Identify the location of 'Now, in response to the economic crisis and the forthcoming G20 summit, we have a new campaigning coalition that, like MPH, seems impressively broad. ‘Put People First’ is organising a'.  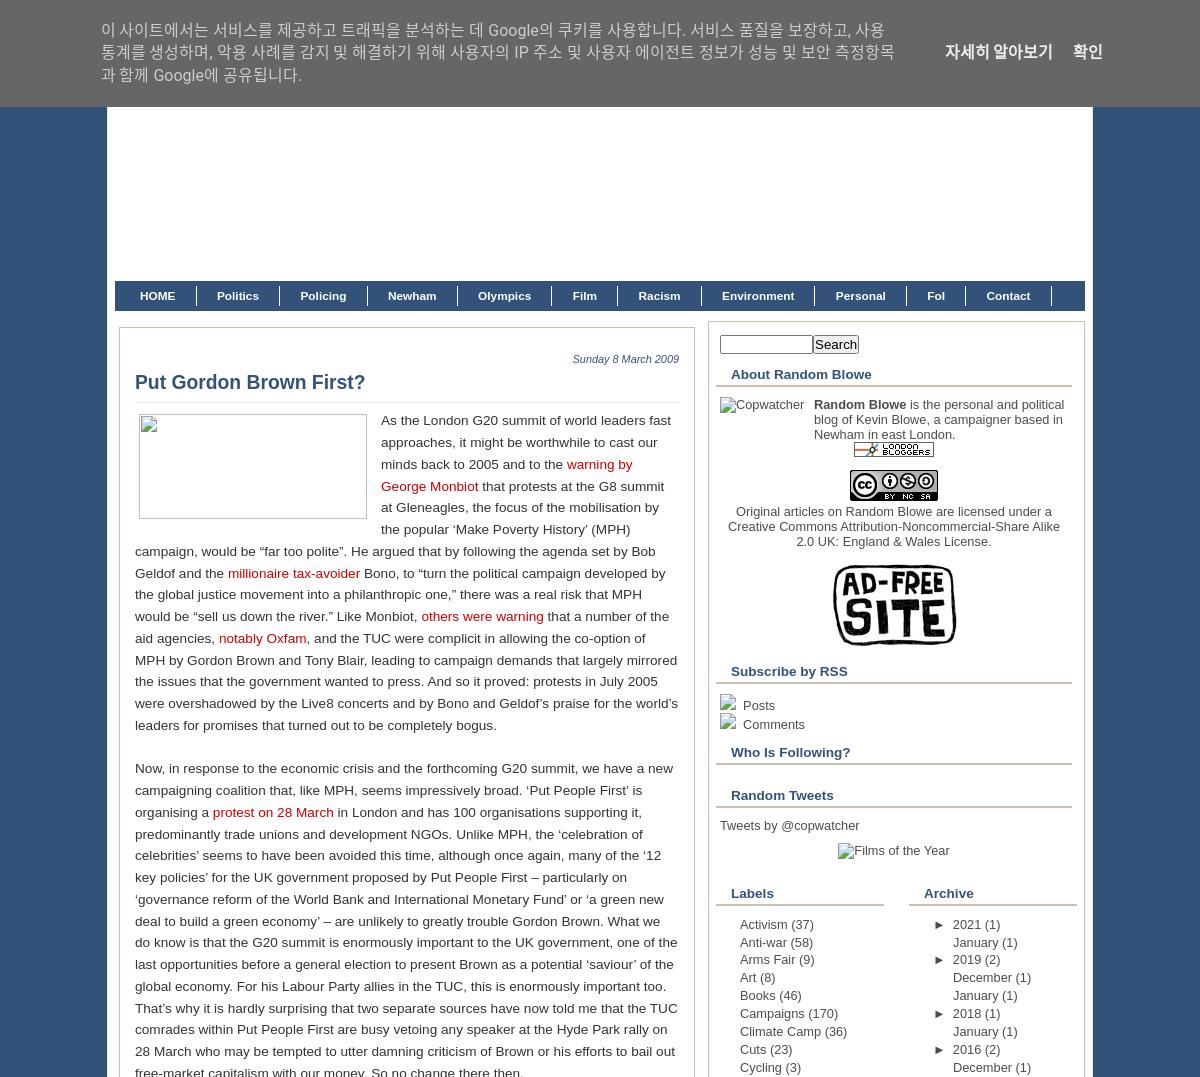
(135, 789).